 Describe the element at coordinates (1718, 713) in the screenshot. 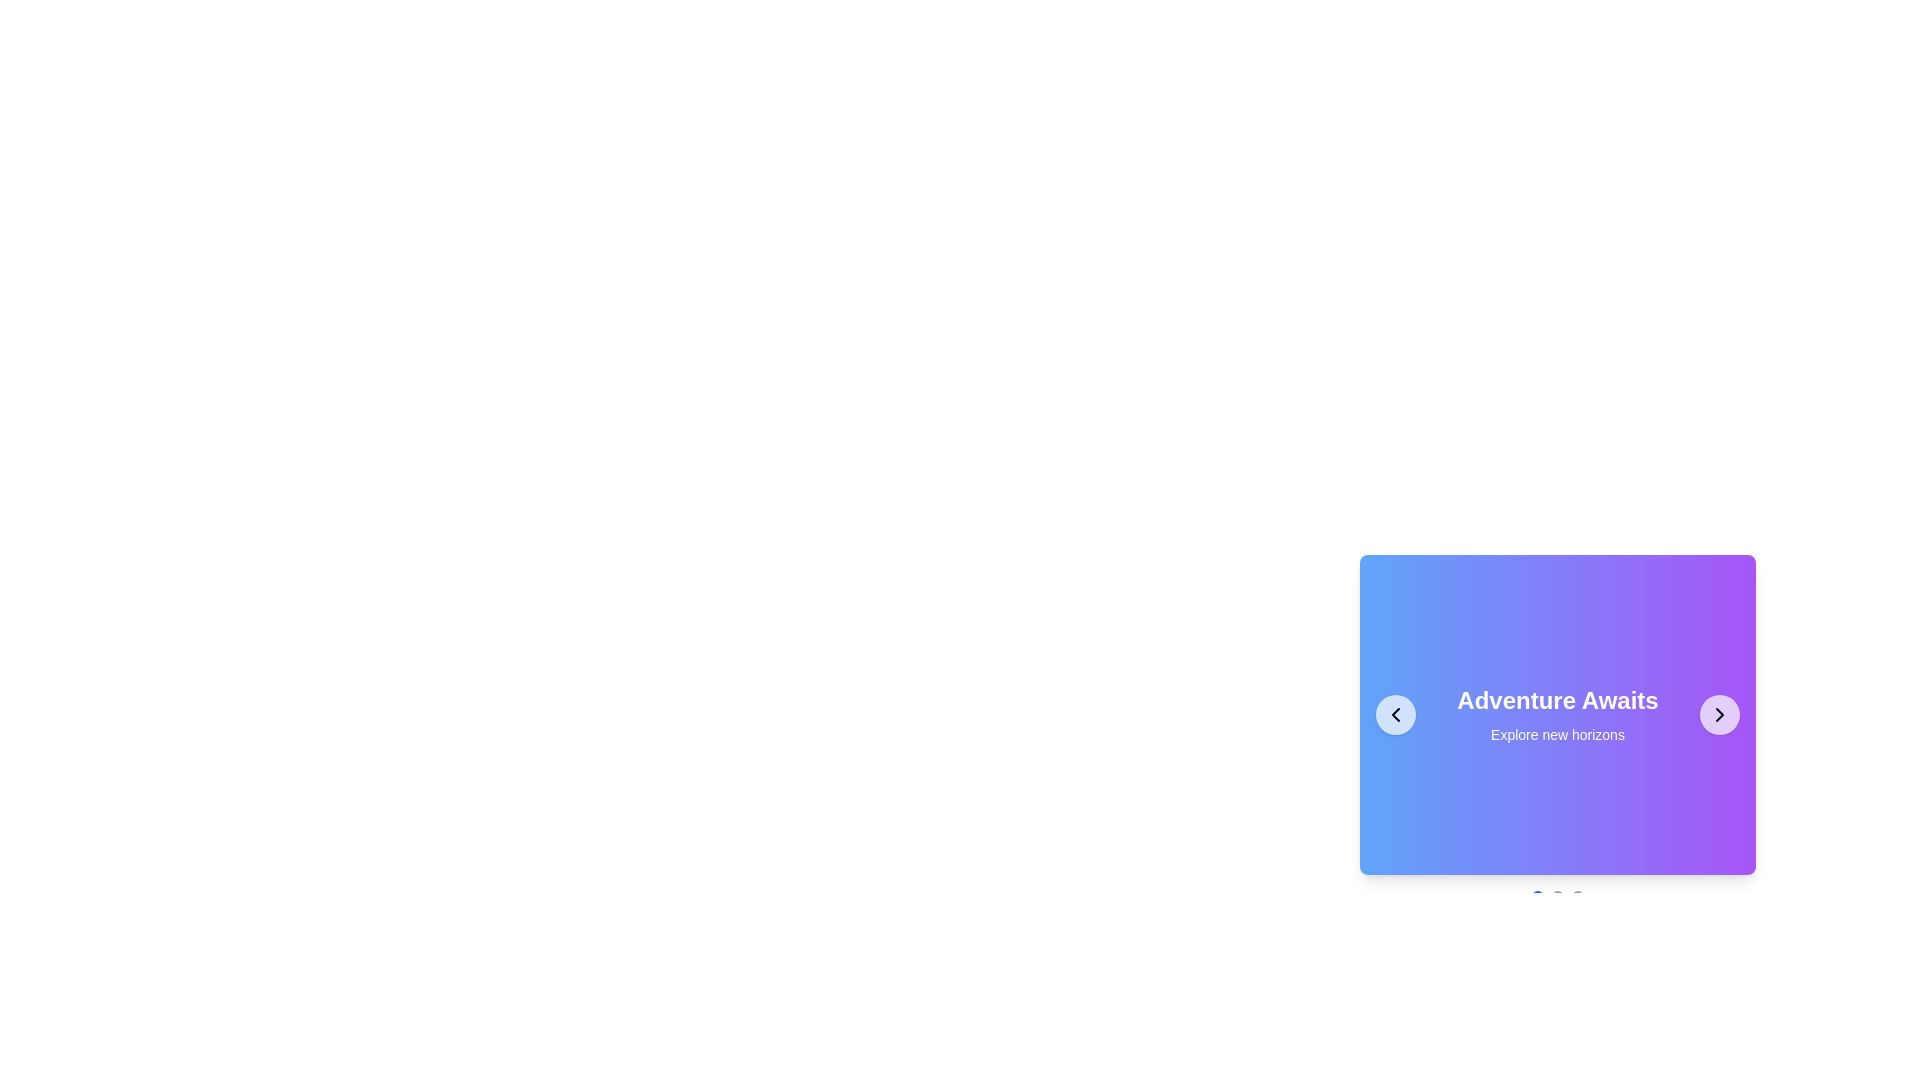

I see `the right chevron SVG graphic located within the circular button on the right side of the card interface featuring the text 'Adventure Awaits'` at that location.